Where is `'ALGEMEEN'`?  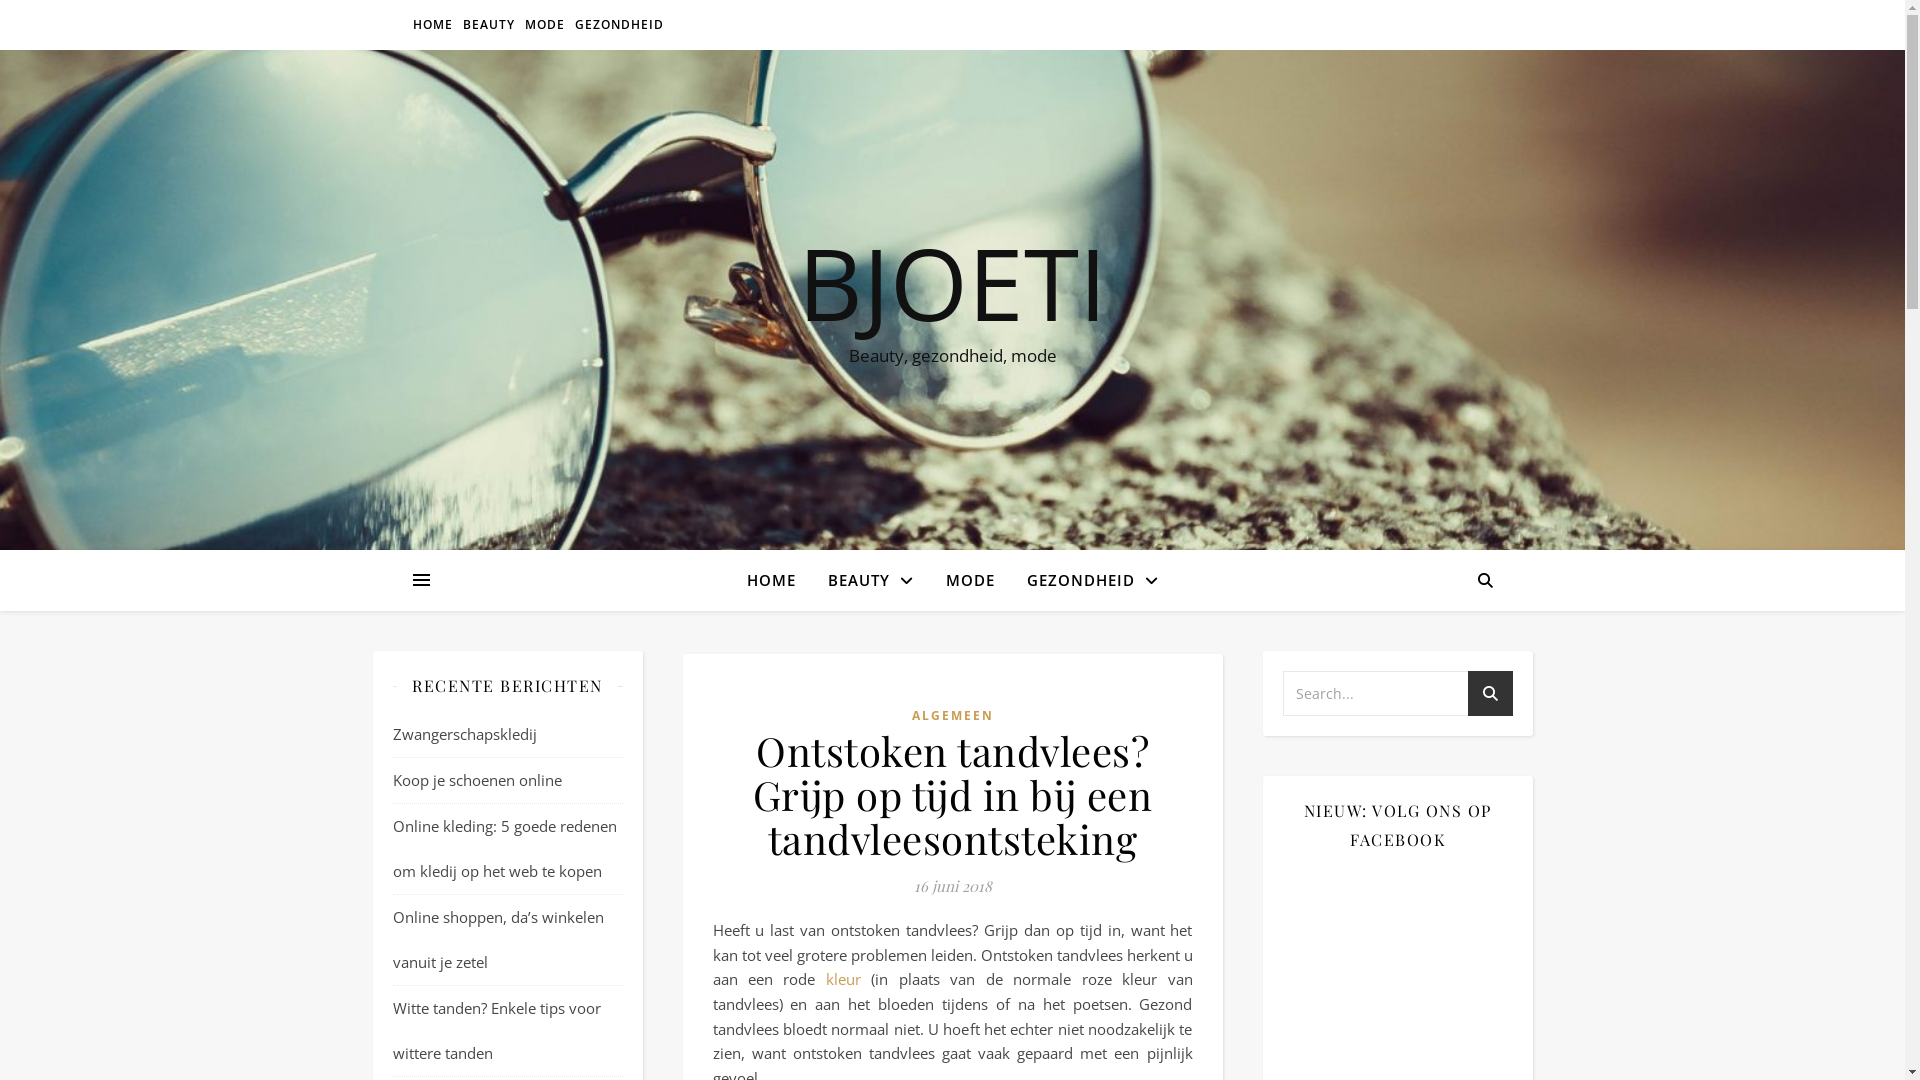 'ALGEMEEN' is located at coordinates (952, 715).